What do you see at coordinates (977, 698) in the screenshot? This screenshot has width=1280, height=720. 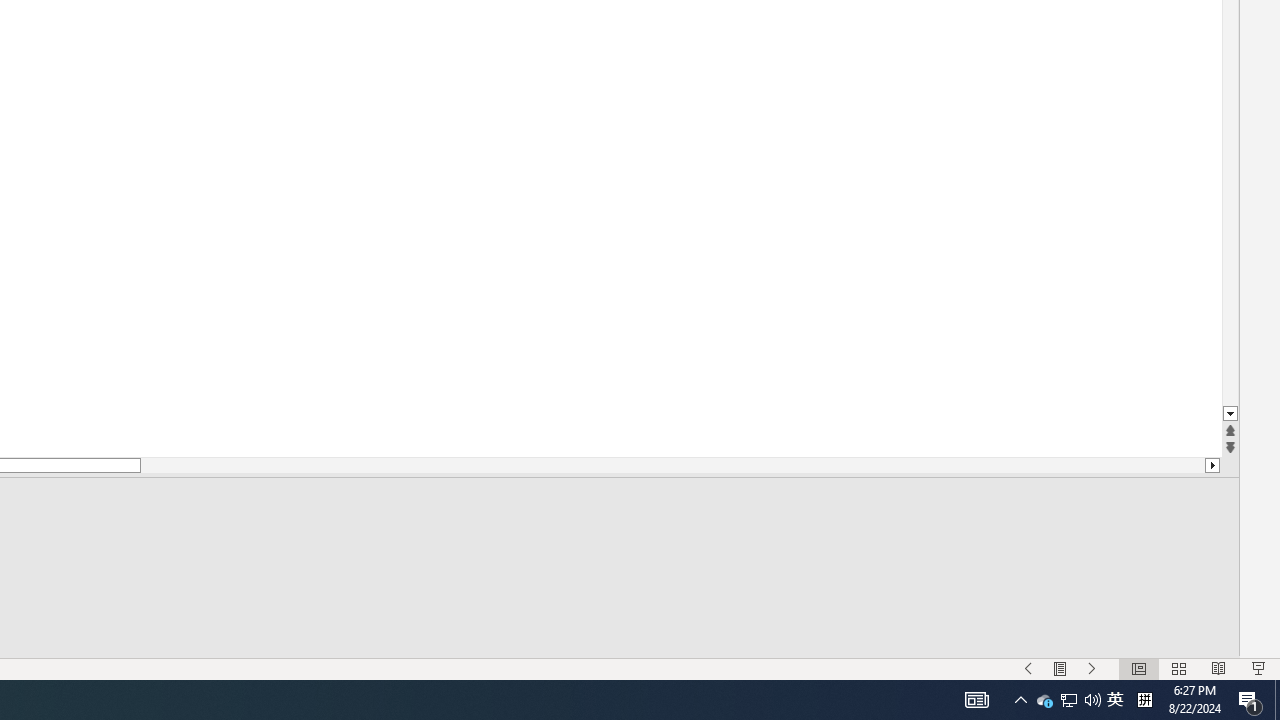 I see `'AutomationID: 4105'` at bounding box center [977, 698].